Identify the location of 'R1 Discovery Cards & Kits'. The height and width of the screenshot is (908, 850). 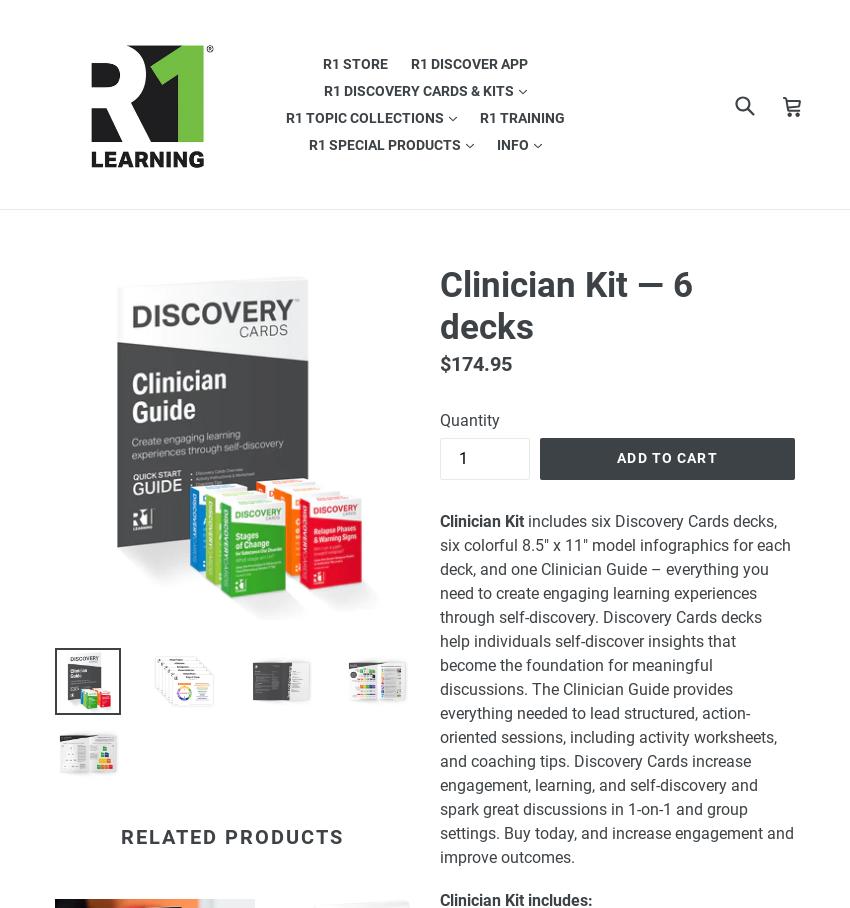
(419, 88).